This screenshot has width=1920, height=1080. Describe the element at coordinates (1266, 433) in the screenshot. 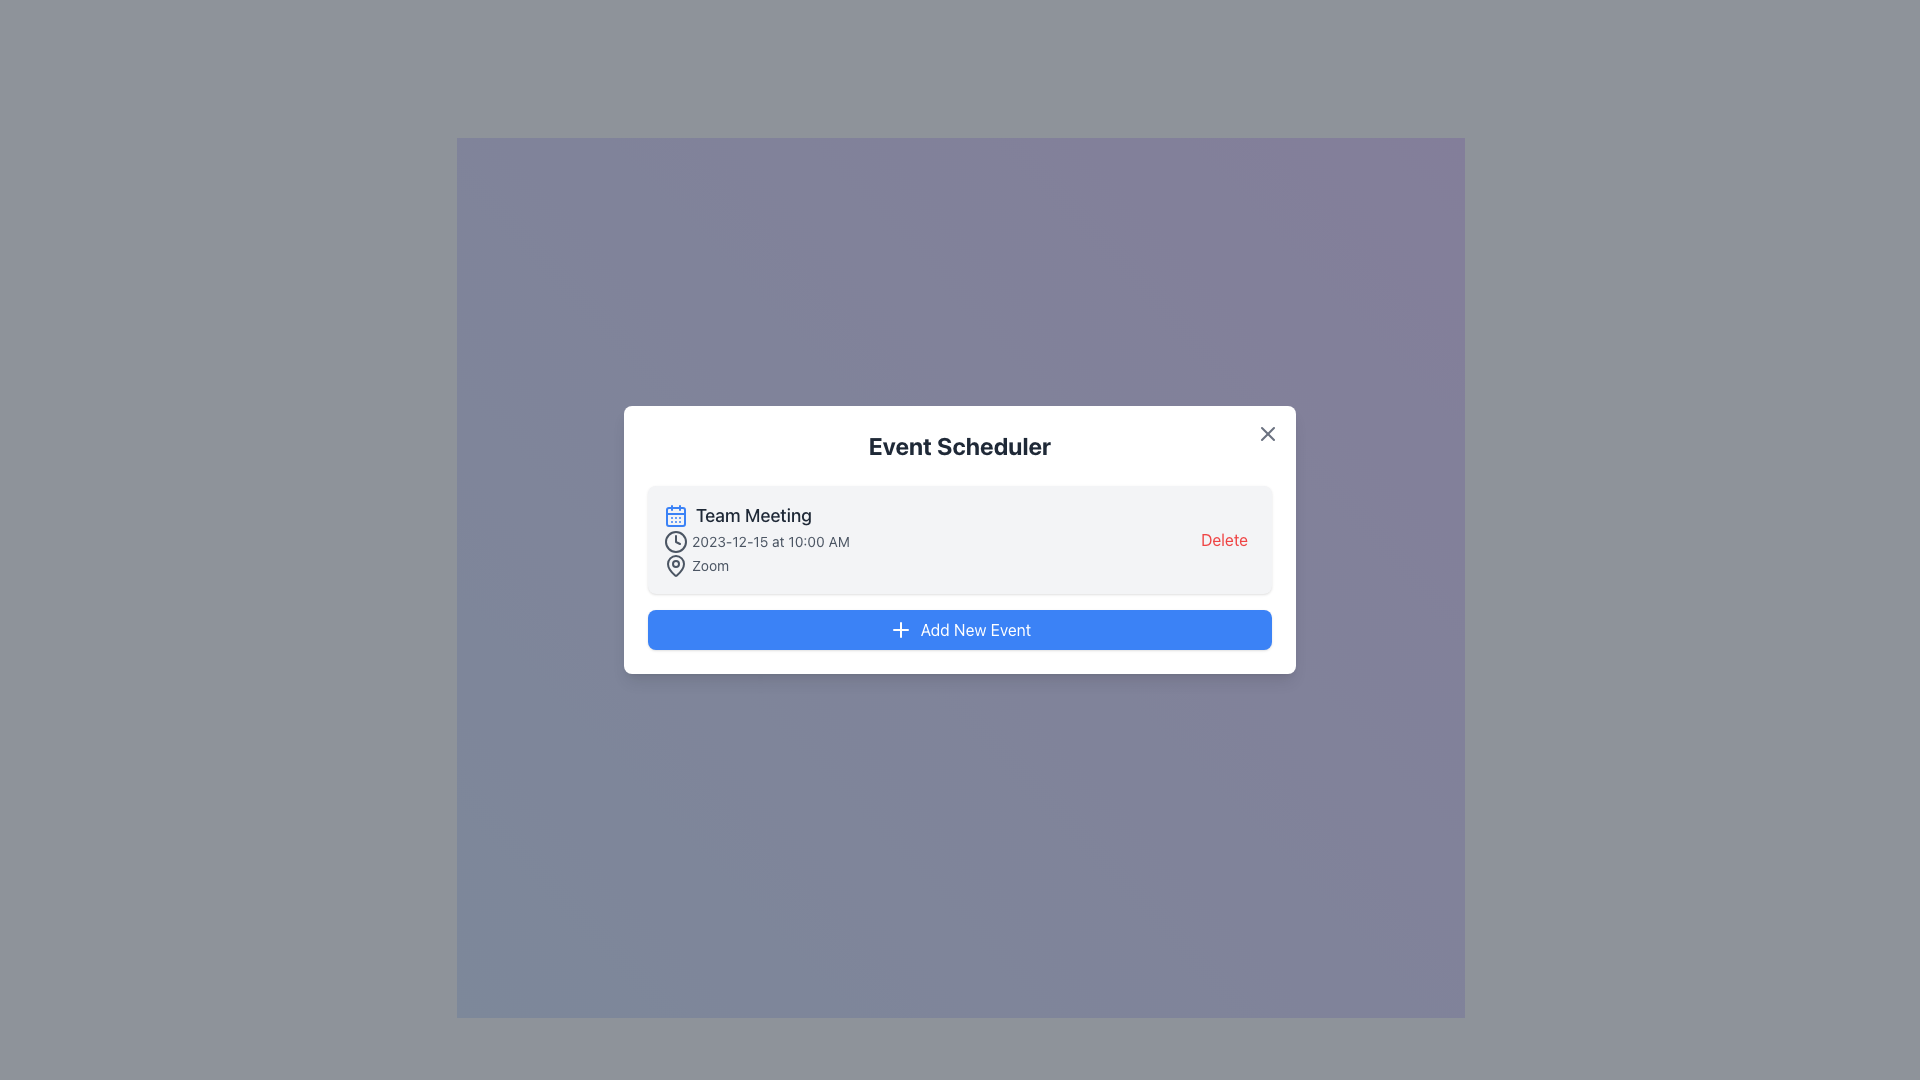

I see `the close button located in the top-right corner of the 'Event Scheduler' card to trigger a visual color change` at that location.